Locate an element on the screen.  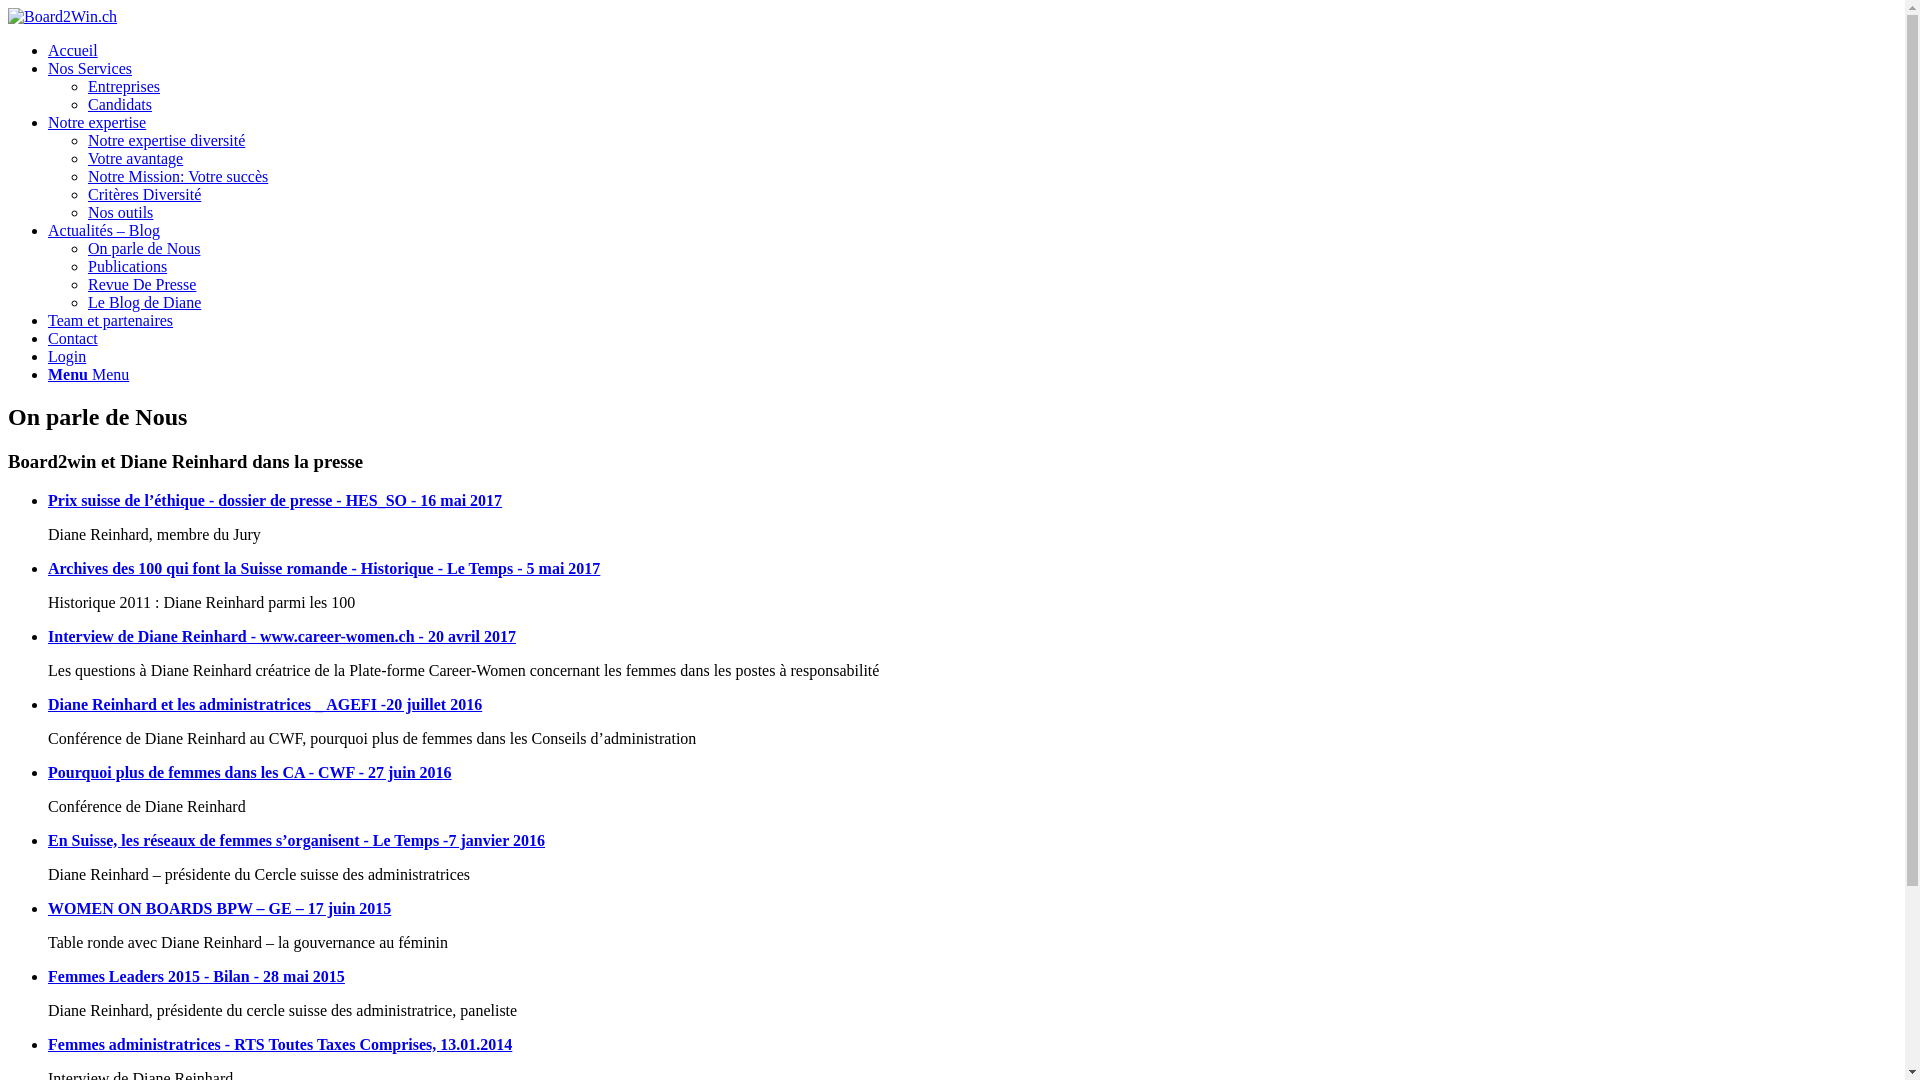
'Publications' is located at coordinates (86, 265).